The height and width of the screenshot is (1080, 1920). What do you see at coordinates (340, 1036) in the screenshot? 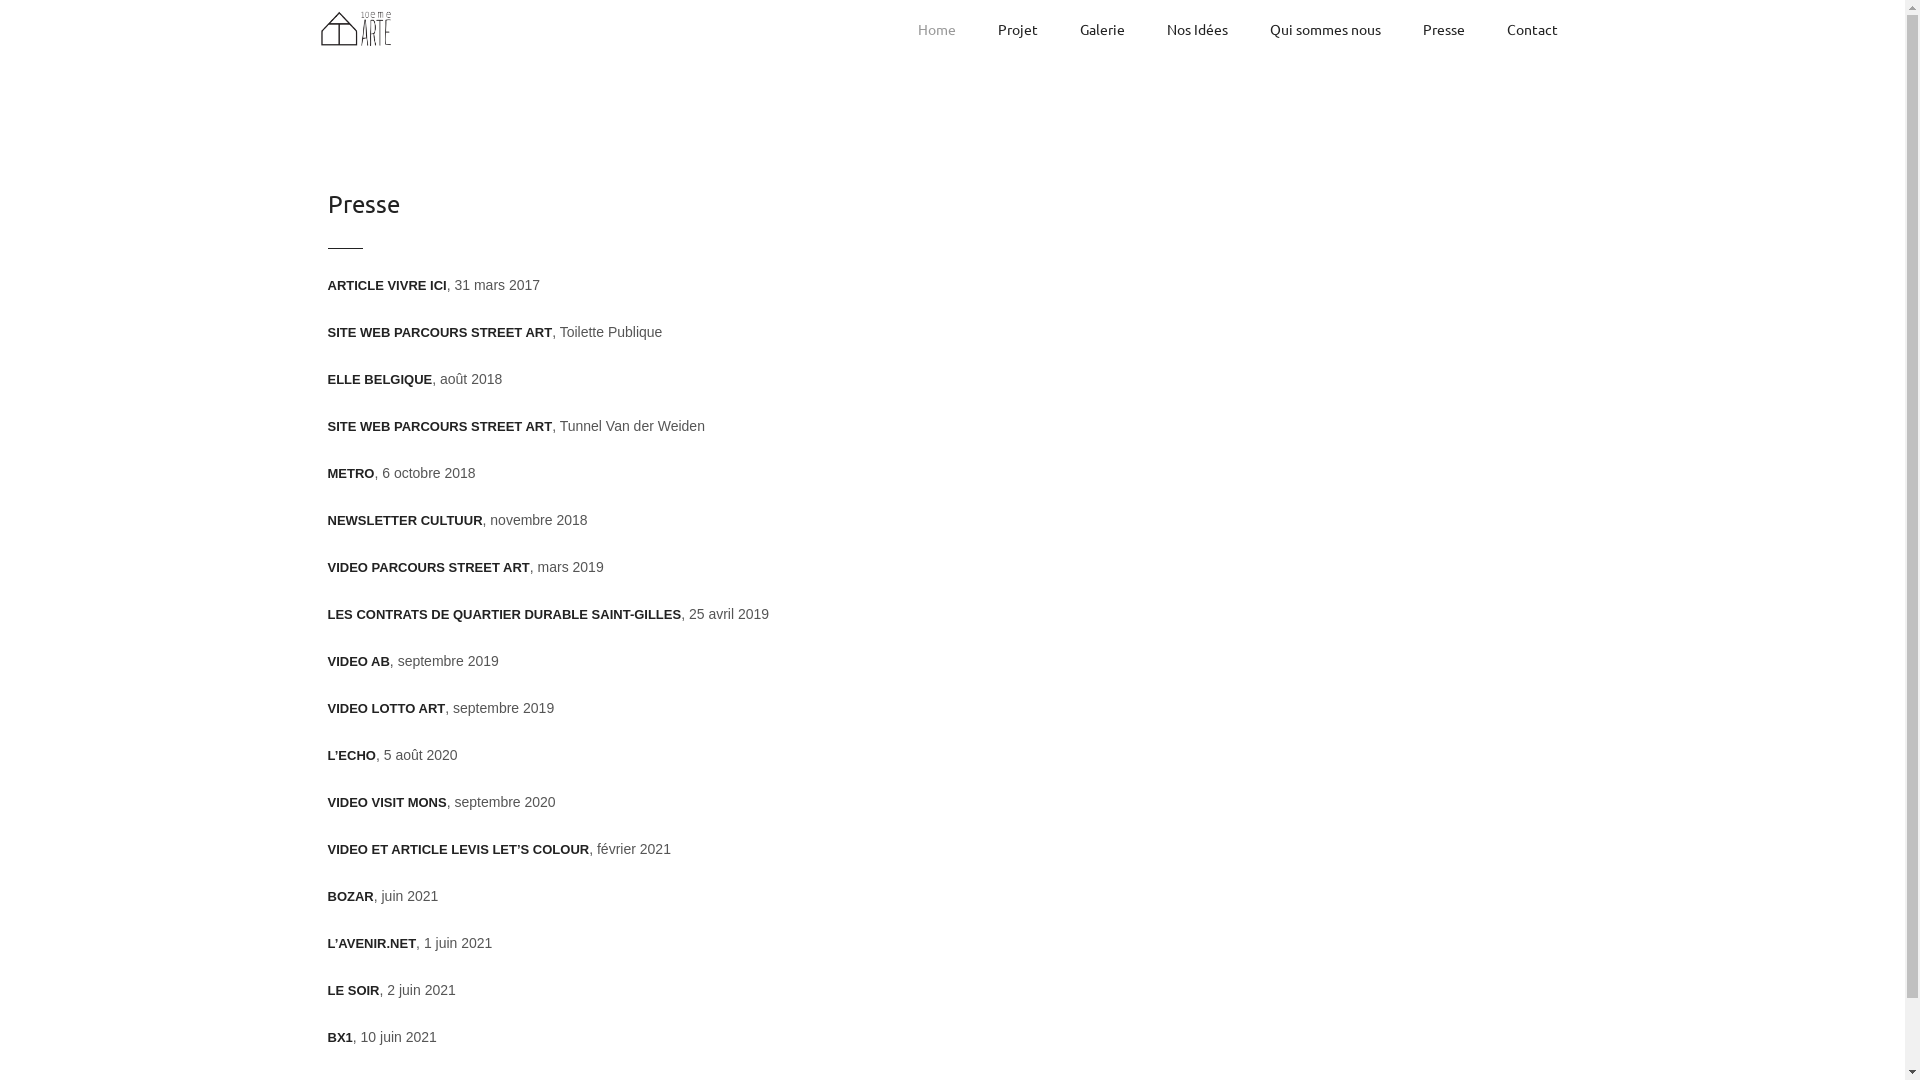
I see `'BX1'` at bounding box center [340, 1036].